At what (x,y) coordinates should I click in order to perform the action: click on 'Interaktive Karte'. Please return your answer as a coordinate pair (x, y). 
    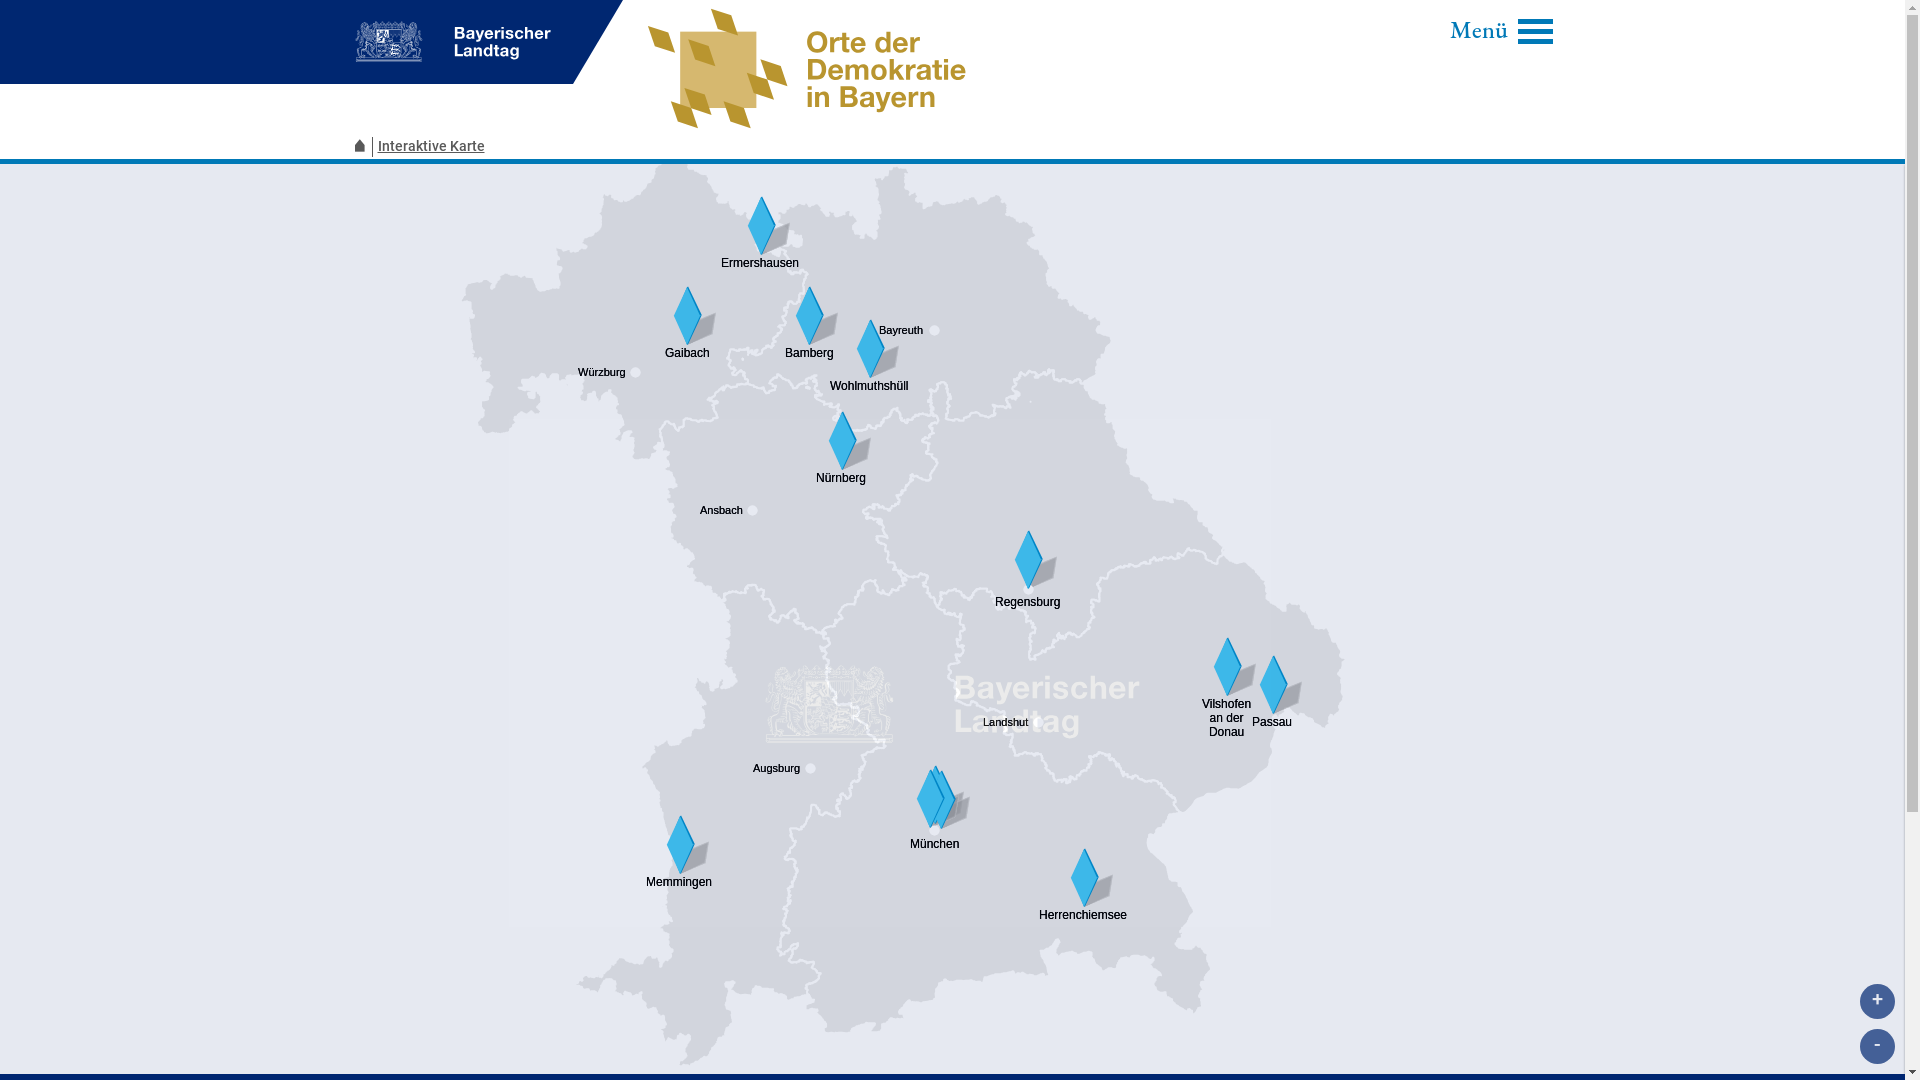
    Looking at the image, I should click on (432, 145).